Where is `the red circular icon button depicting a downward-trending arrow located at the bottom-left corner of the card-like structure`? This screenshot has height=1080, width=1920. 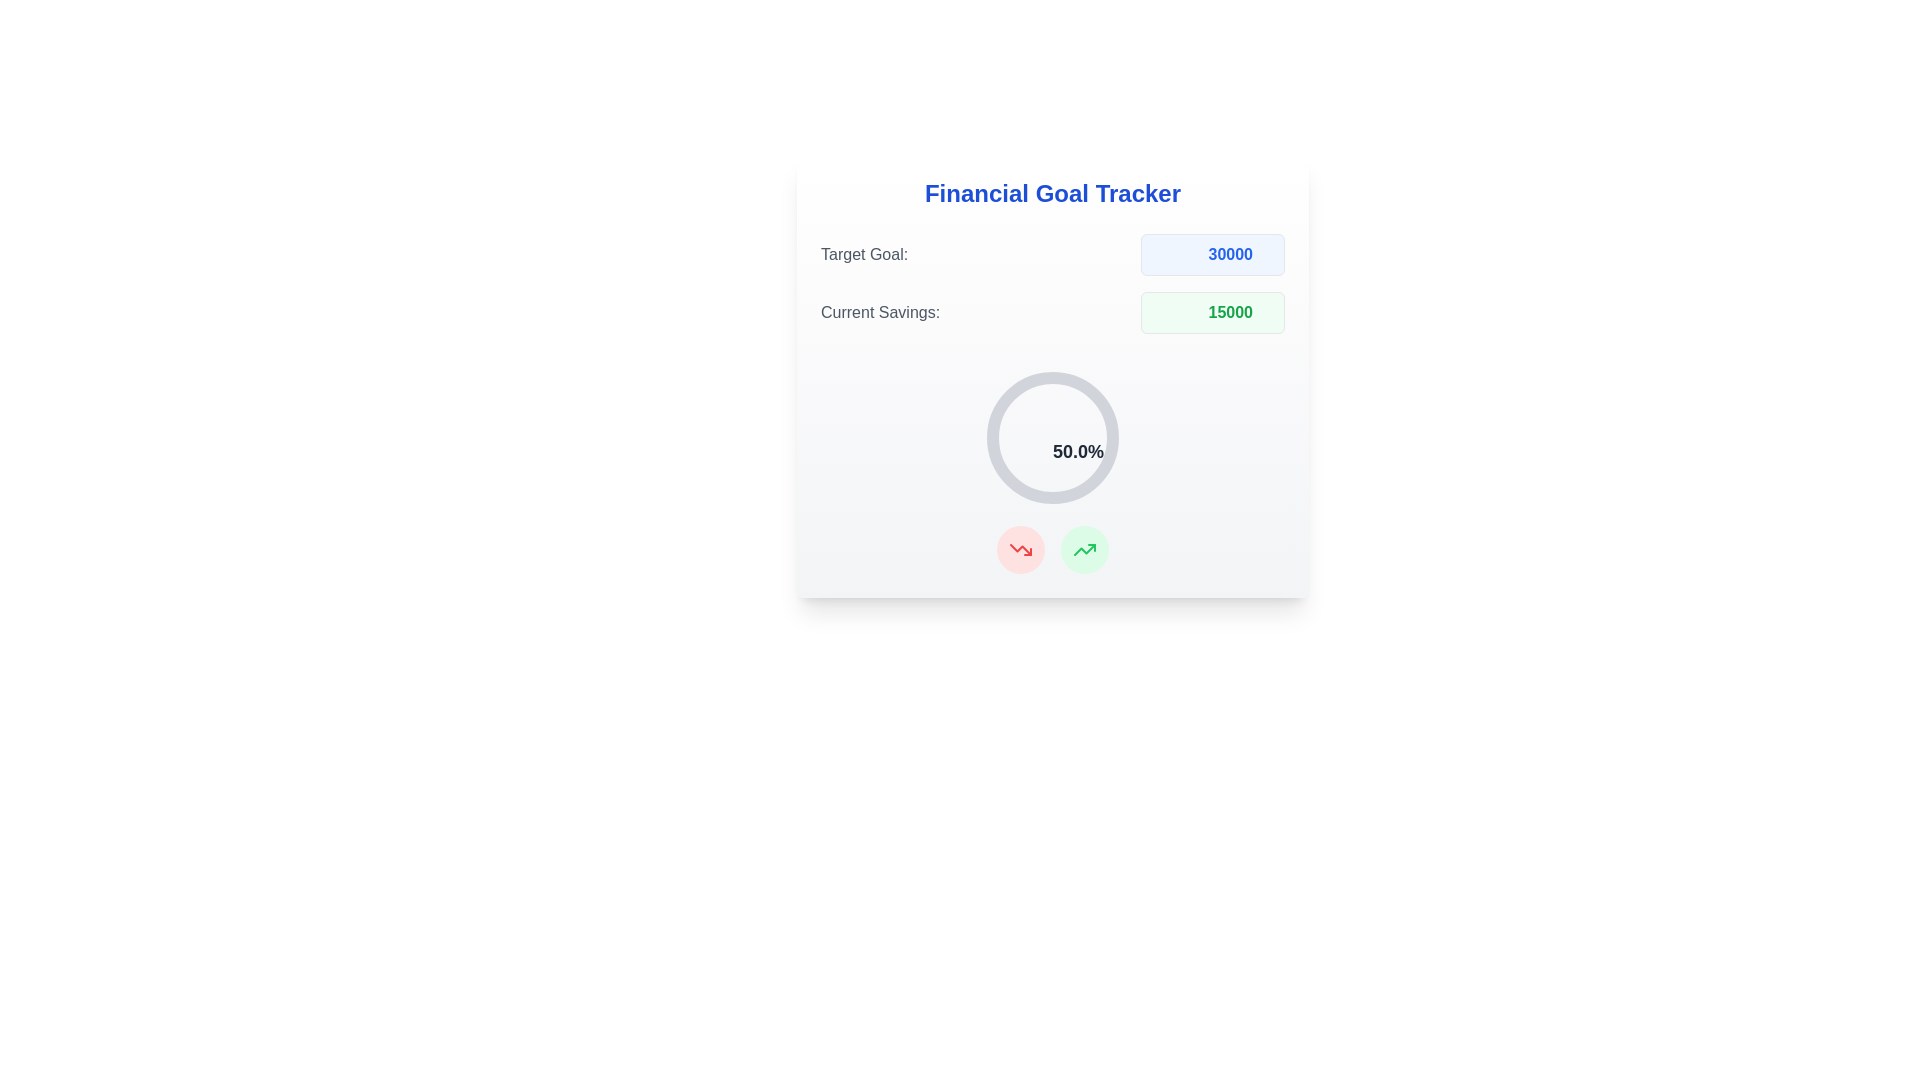 the red circular icon button depicting a downward-trending arrow located at the bottom-left corner of the card-like structure is located at coordinates (1021, 550).